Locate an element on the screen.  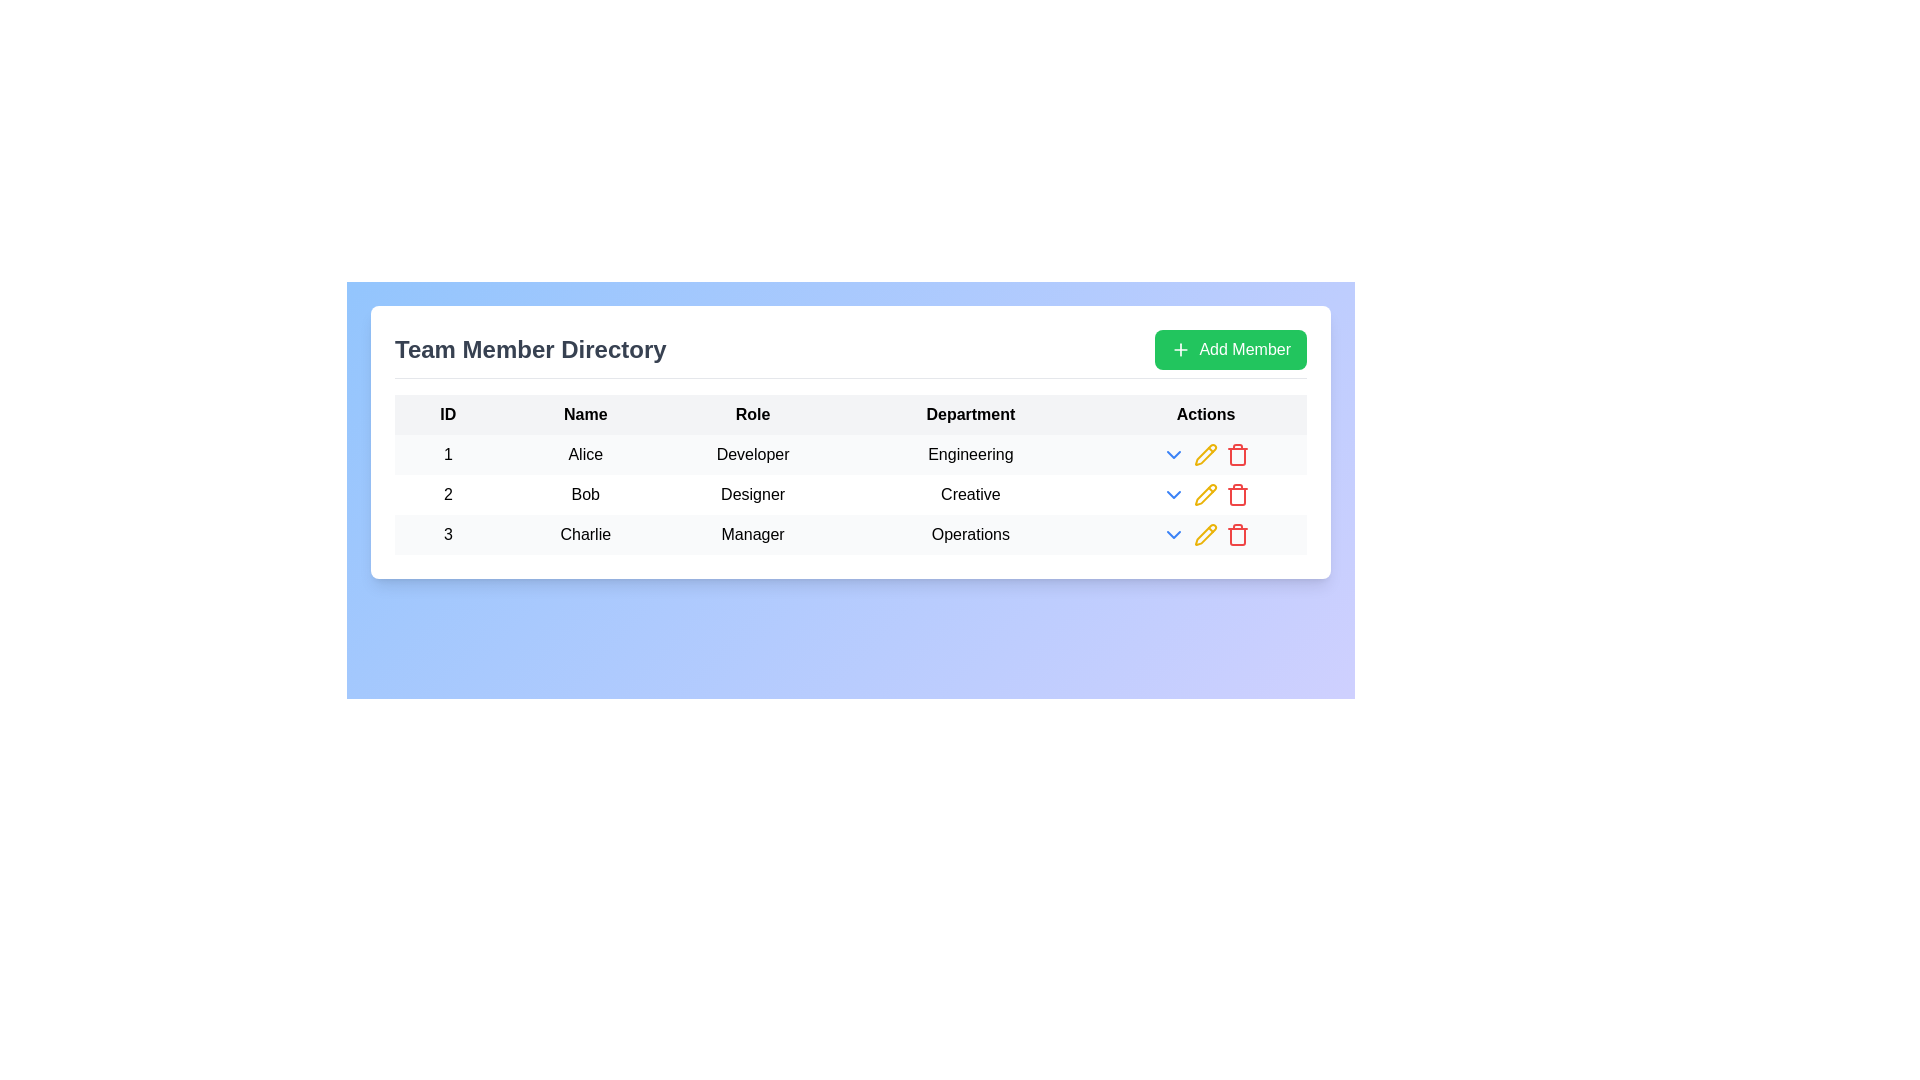
or highlight the first row in the table that displays the details of a team member is located at coordinates (850, 455).